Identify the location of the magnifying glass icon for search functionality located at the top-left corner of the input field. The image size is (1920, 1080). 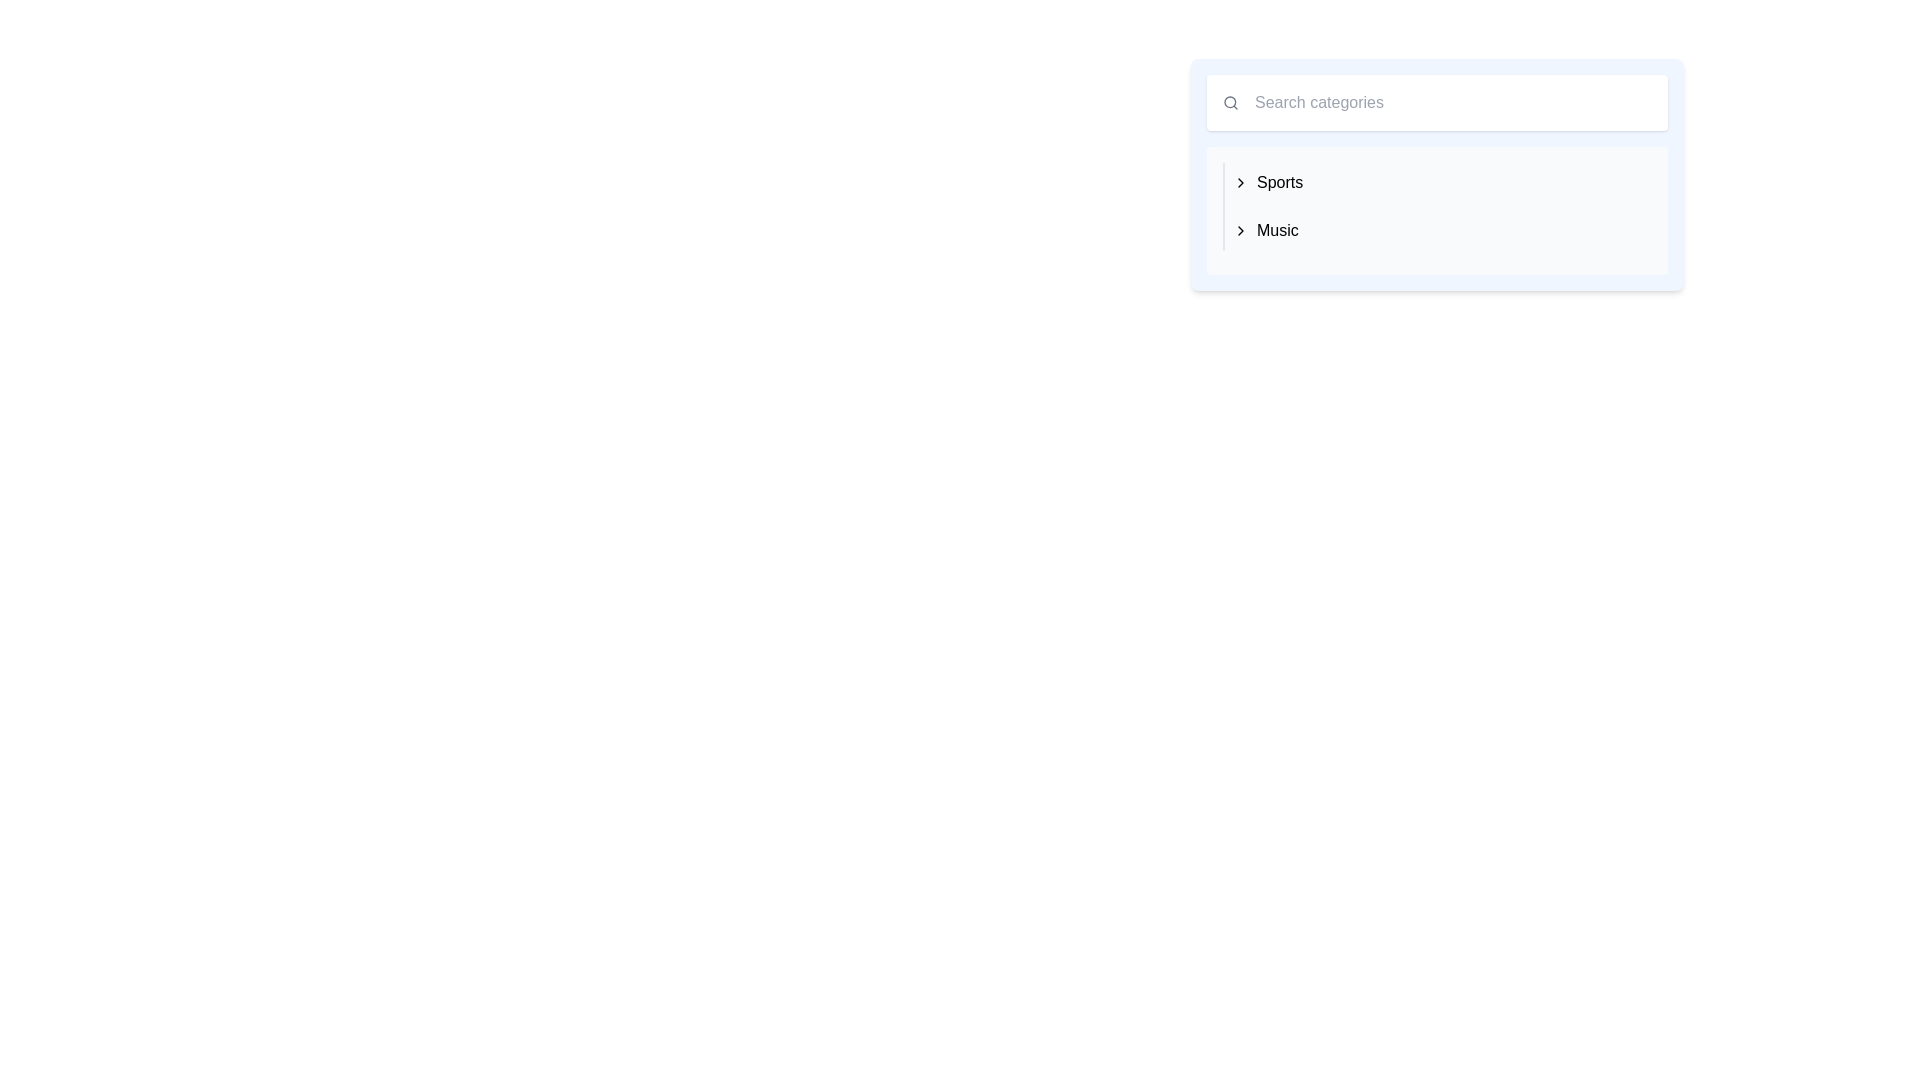
(1229, 103).